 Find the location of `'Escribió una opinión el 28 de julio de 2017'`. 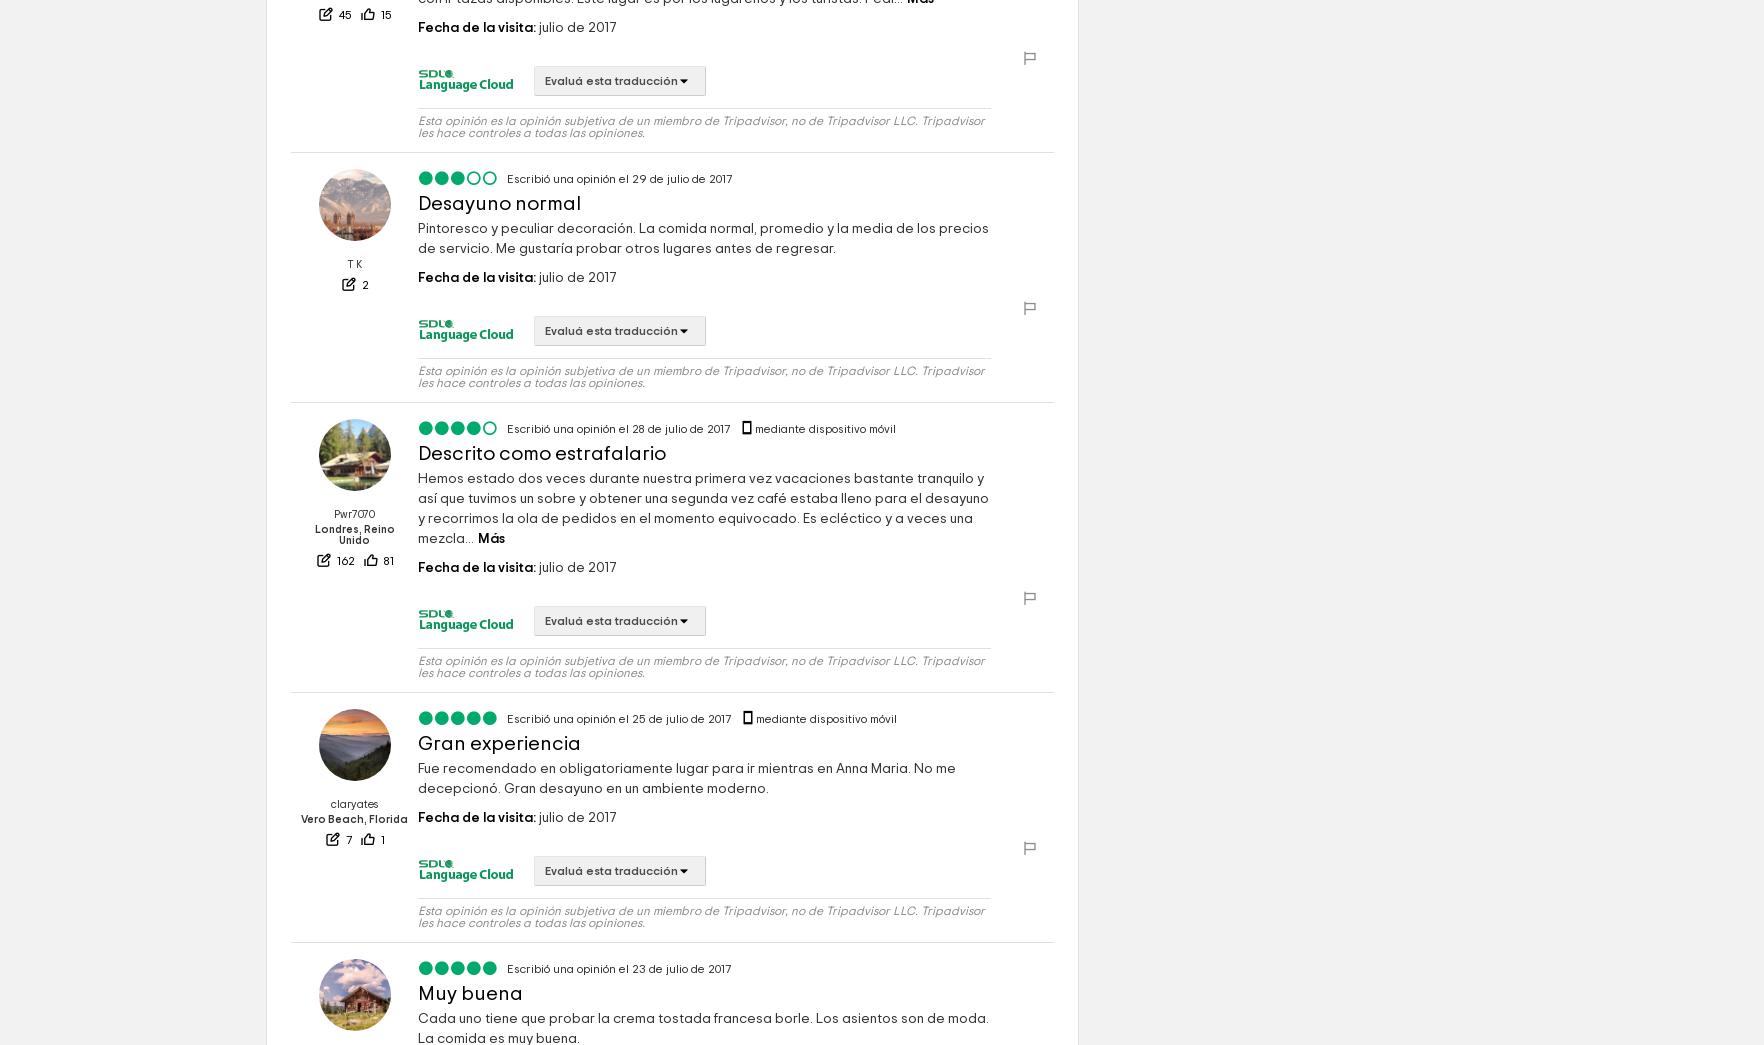

'Escribió una opinión el 28 de julio de 2017' is located at coordinates (620, 428).